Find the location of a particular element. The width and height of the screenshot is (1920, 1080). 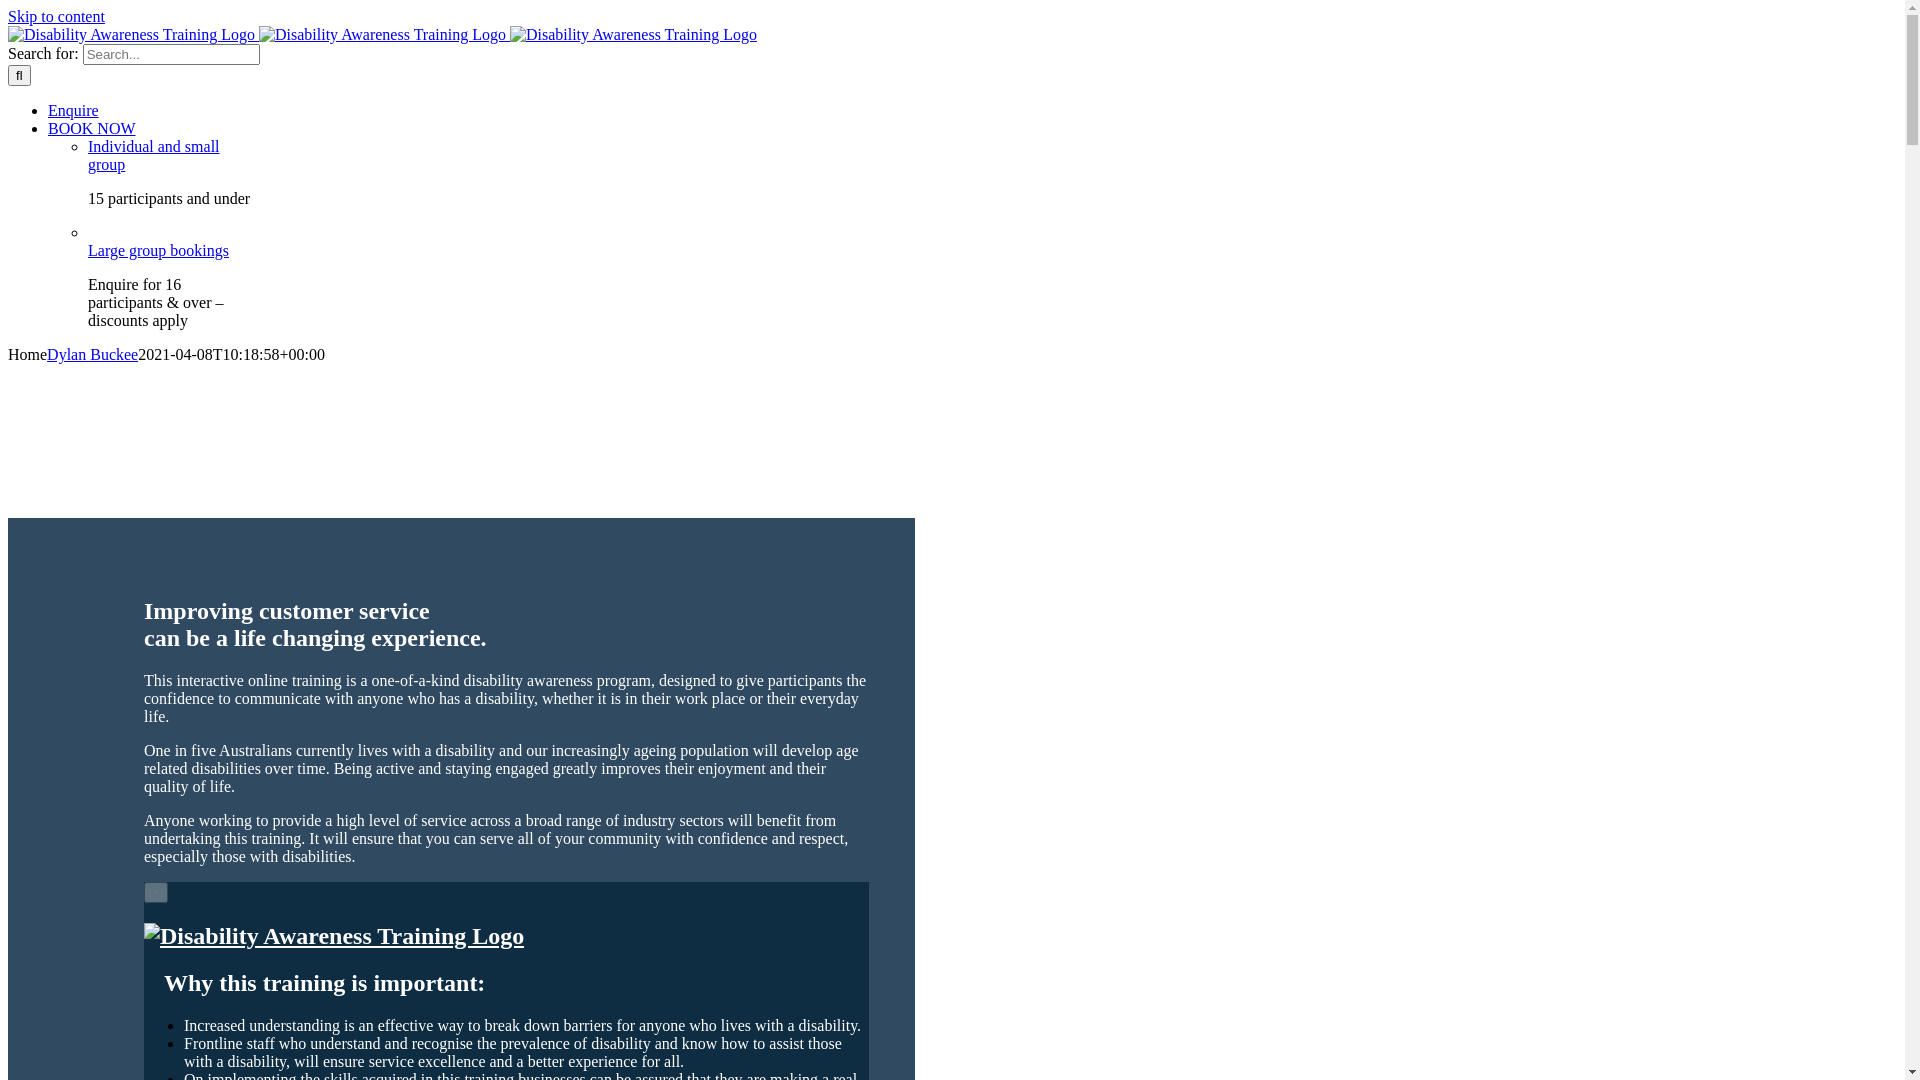

'Dylan Buckee' is located at coordinates (91, 353).